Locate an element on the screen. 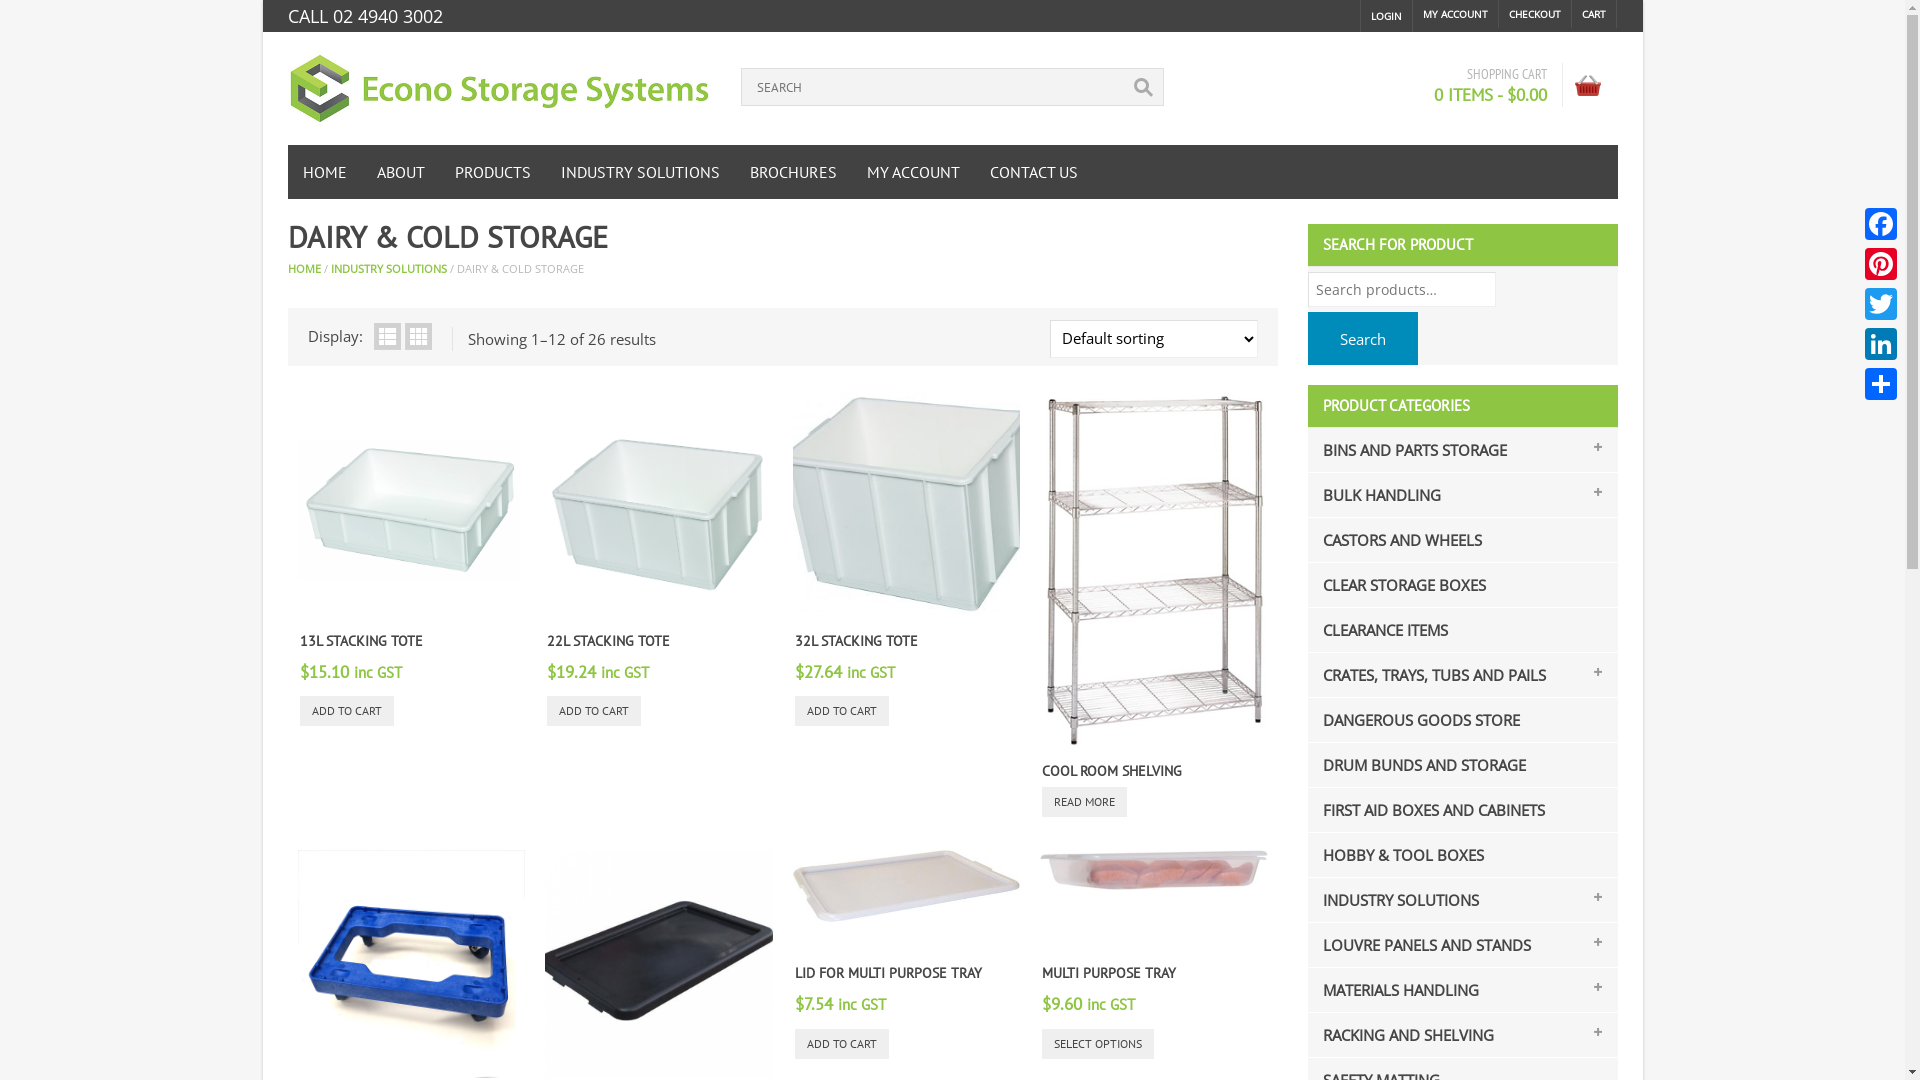  'DRUM BUNDS AND STORAGE' is located at coordinates (1416, 764).